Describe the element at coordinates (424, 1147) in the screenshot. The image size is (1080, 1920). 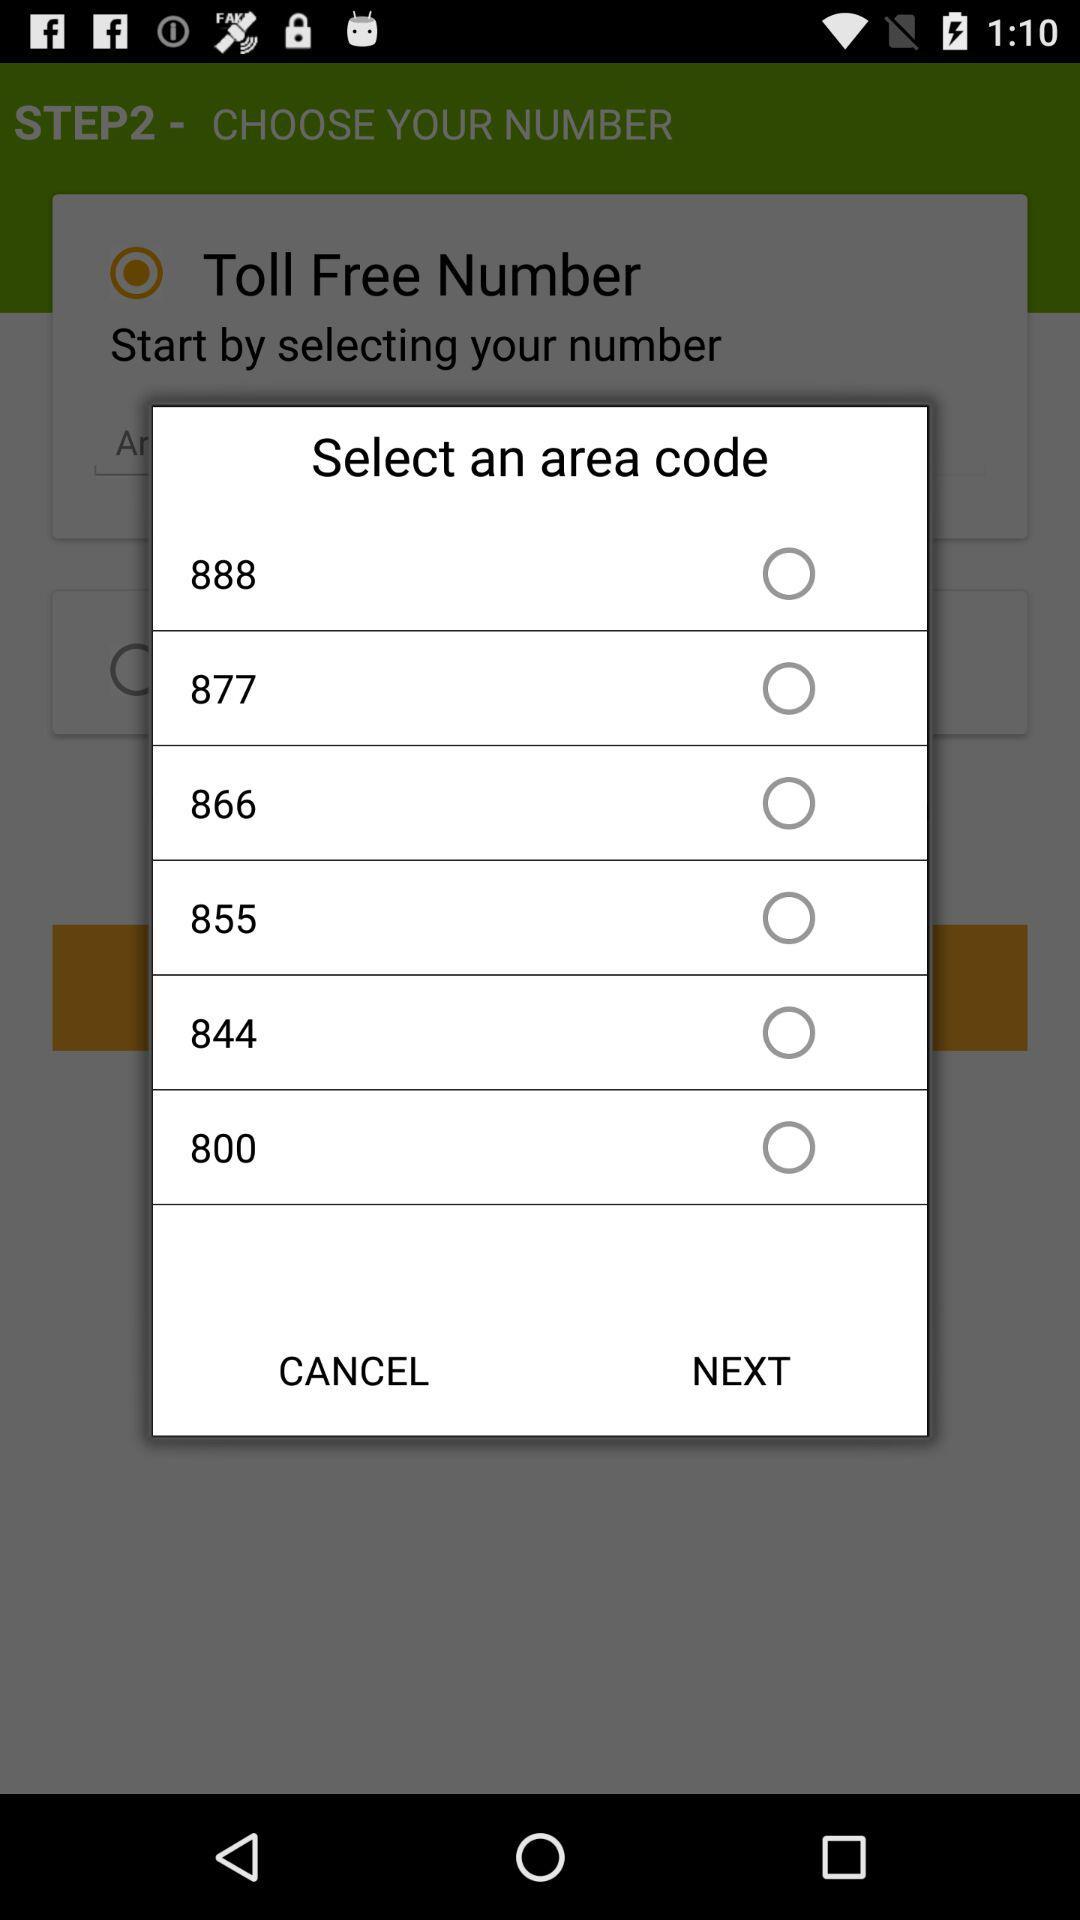
I see `the icon above the next item` at that location.